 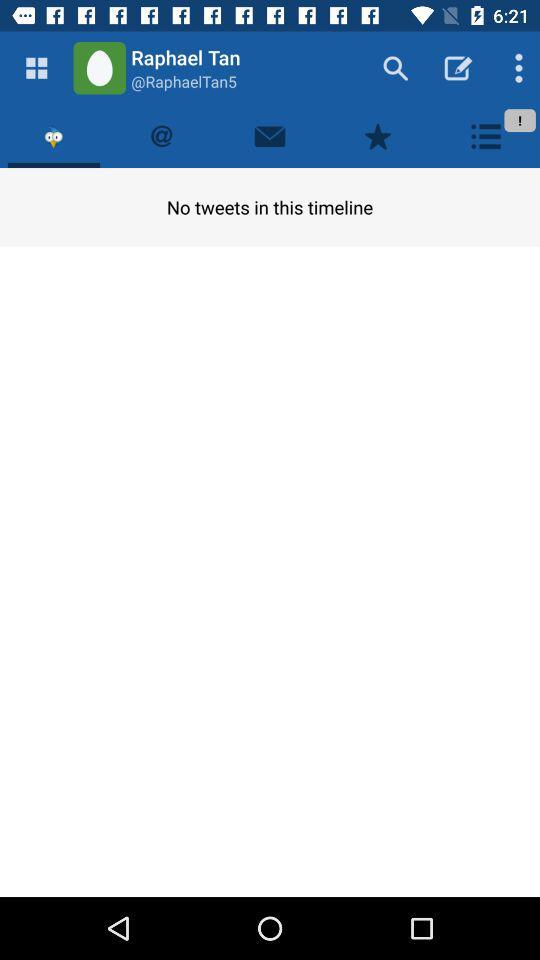 I want to click on open mentions from others, so click(x=161, y=135).